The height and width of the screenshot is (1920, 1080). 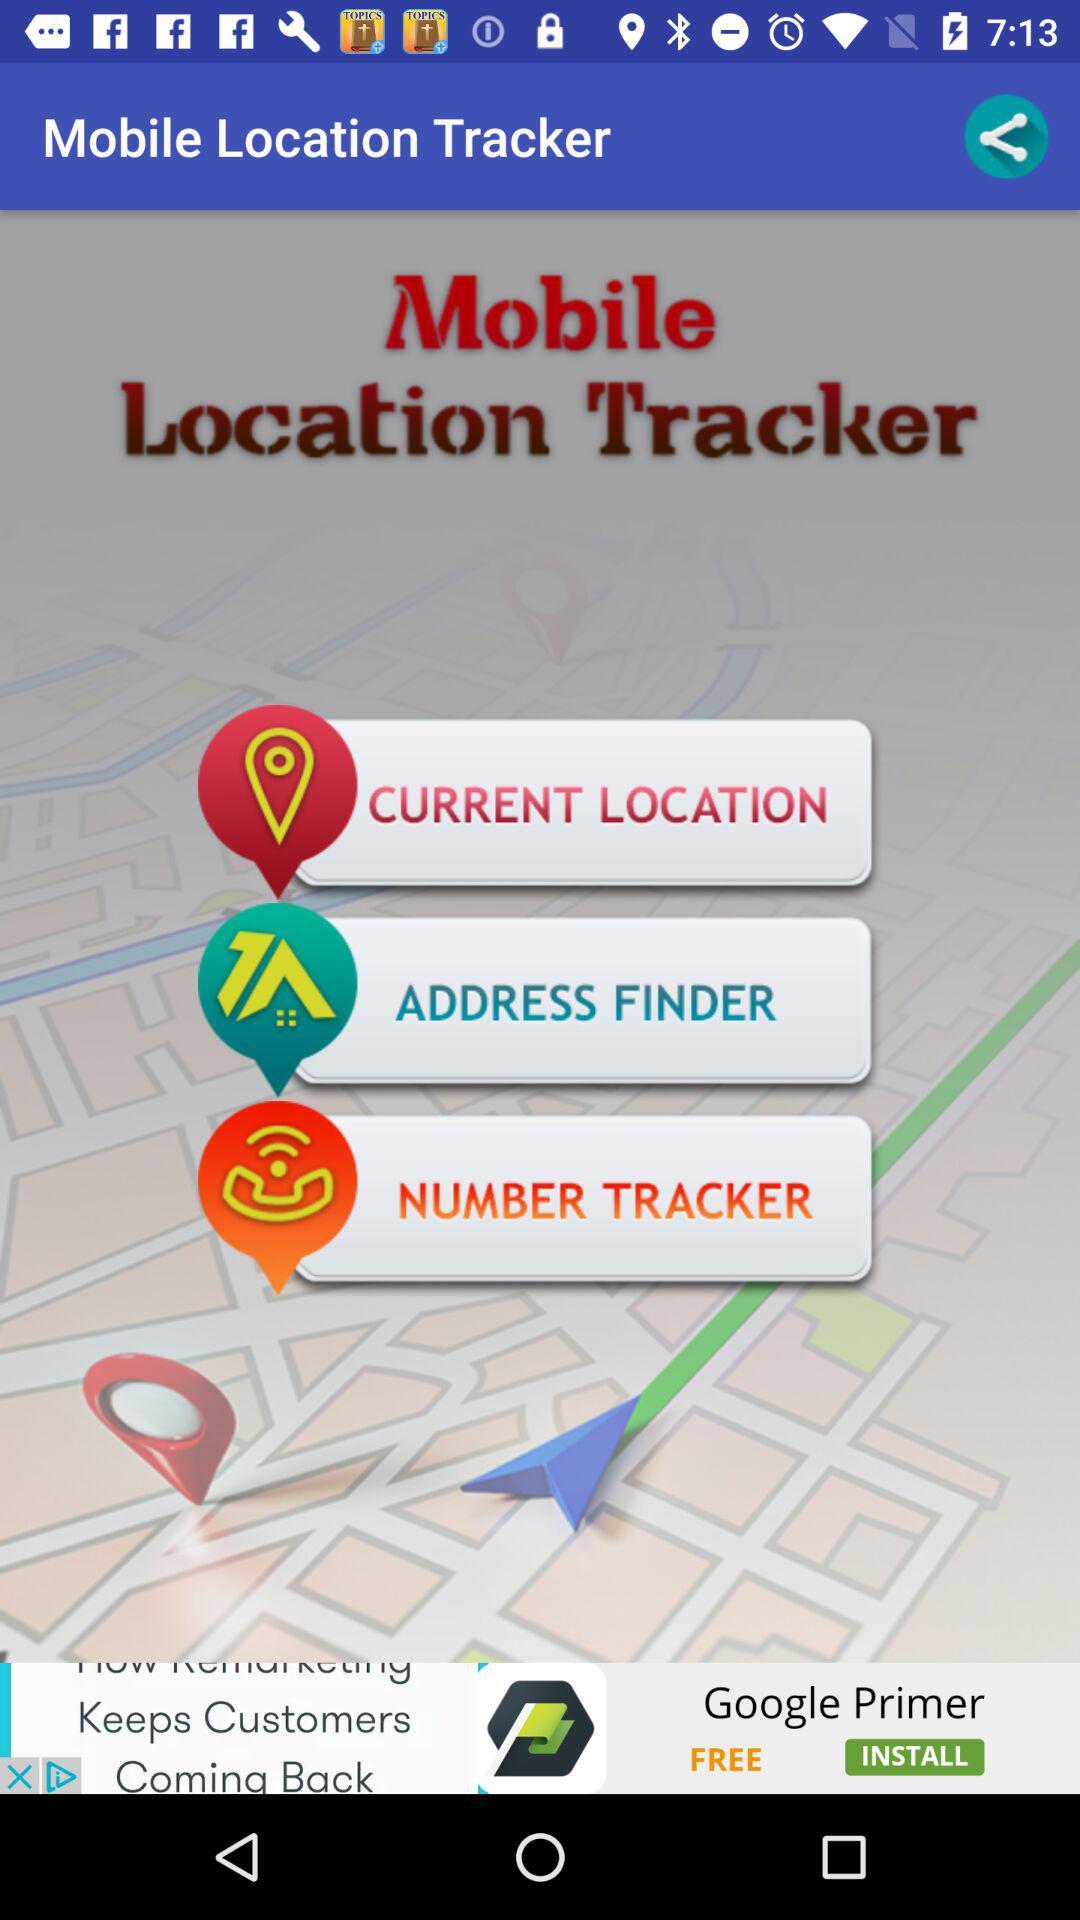 I want to click on watch advertisement, so click(x=540, y=1727).